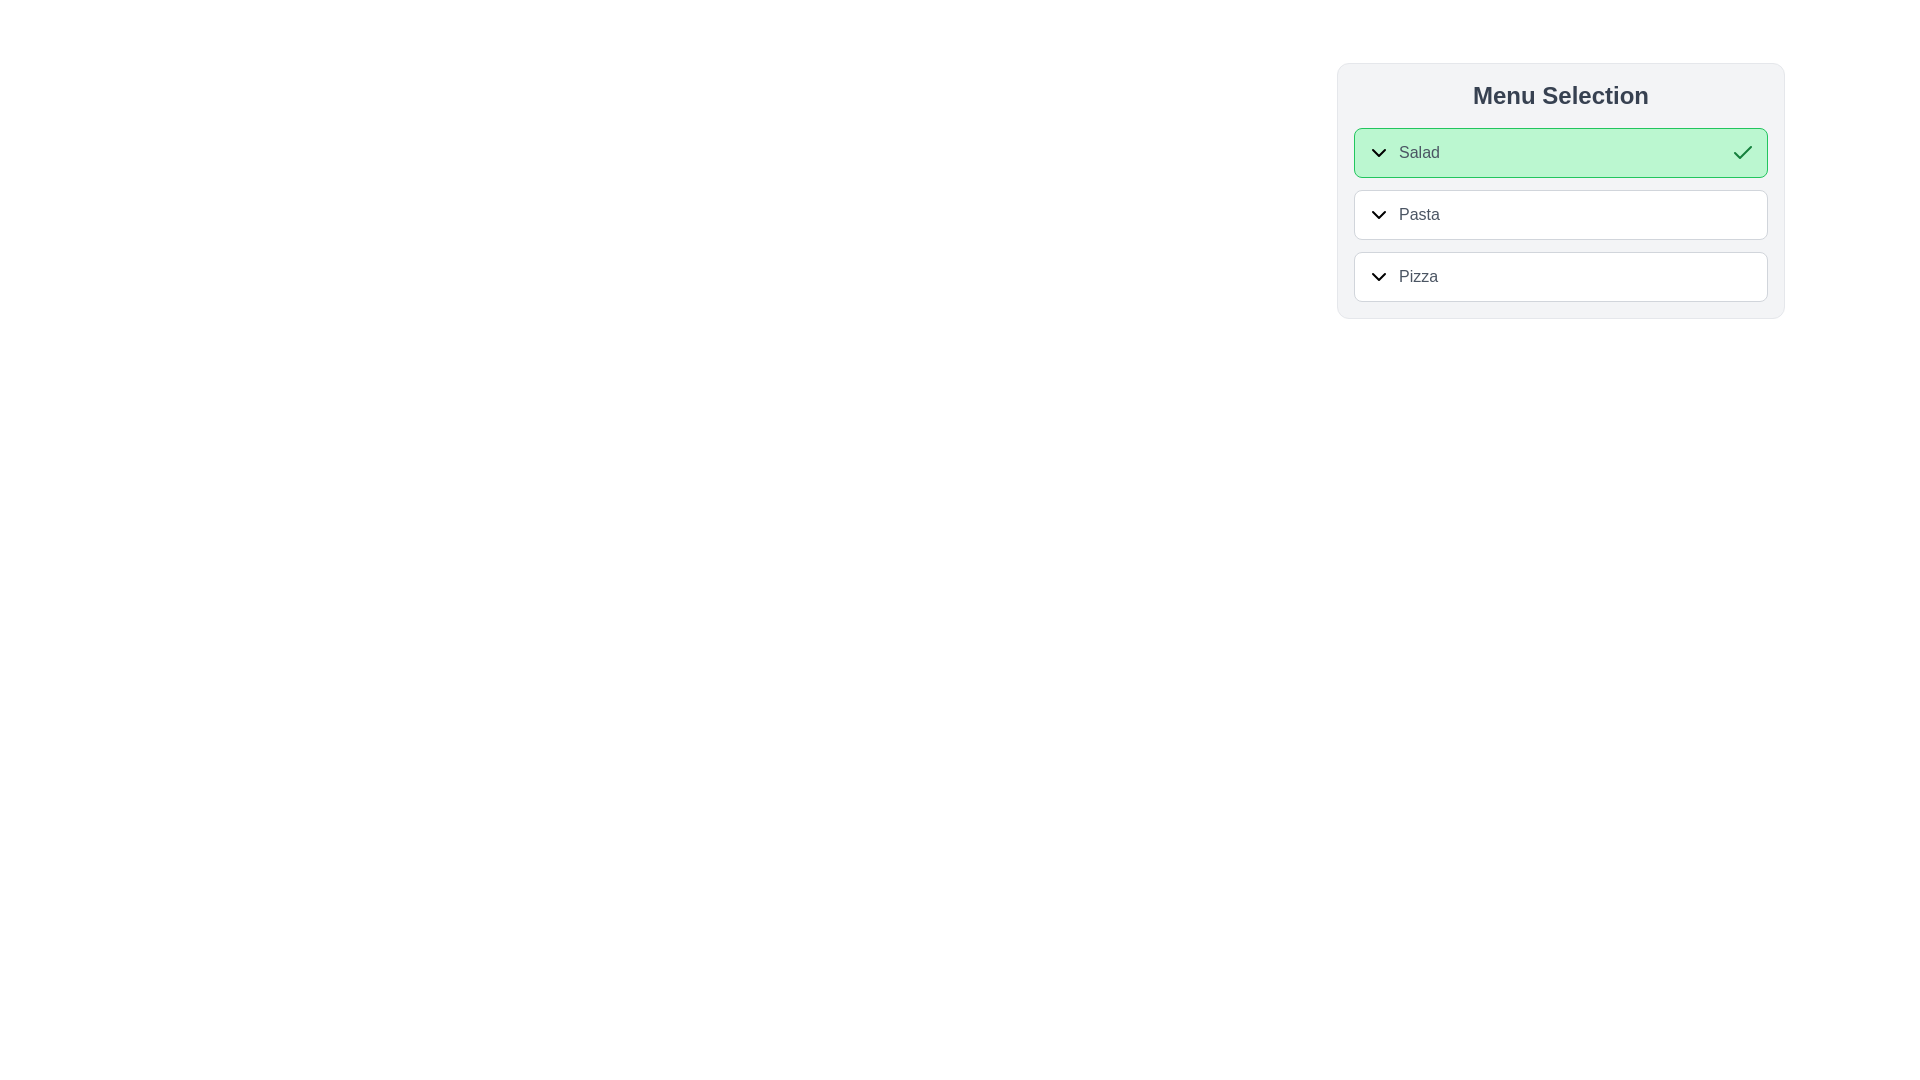  I want to click on the chevron icon for the 'Pasta' menu item, which is the second option in the dropdown menu under 'Menu Selection', so click(1402, 215).